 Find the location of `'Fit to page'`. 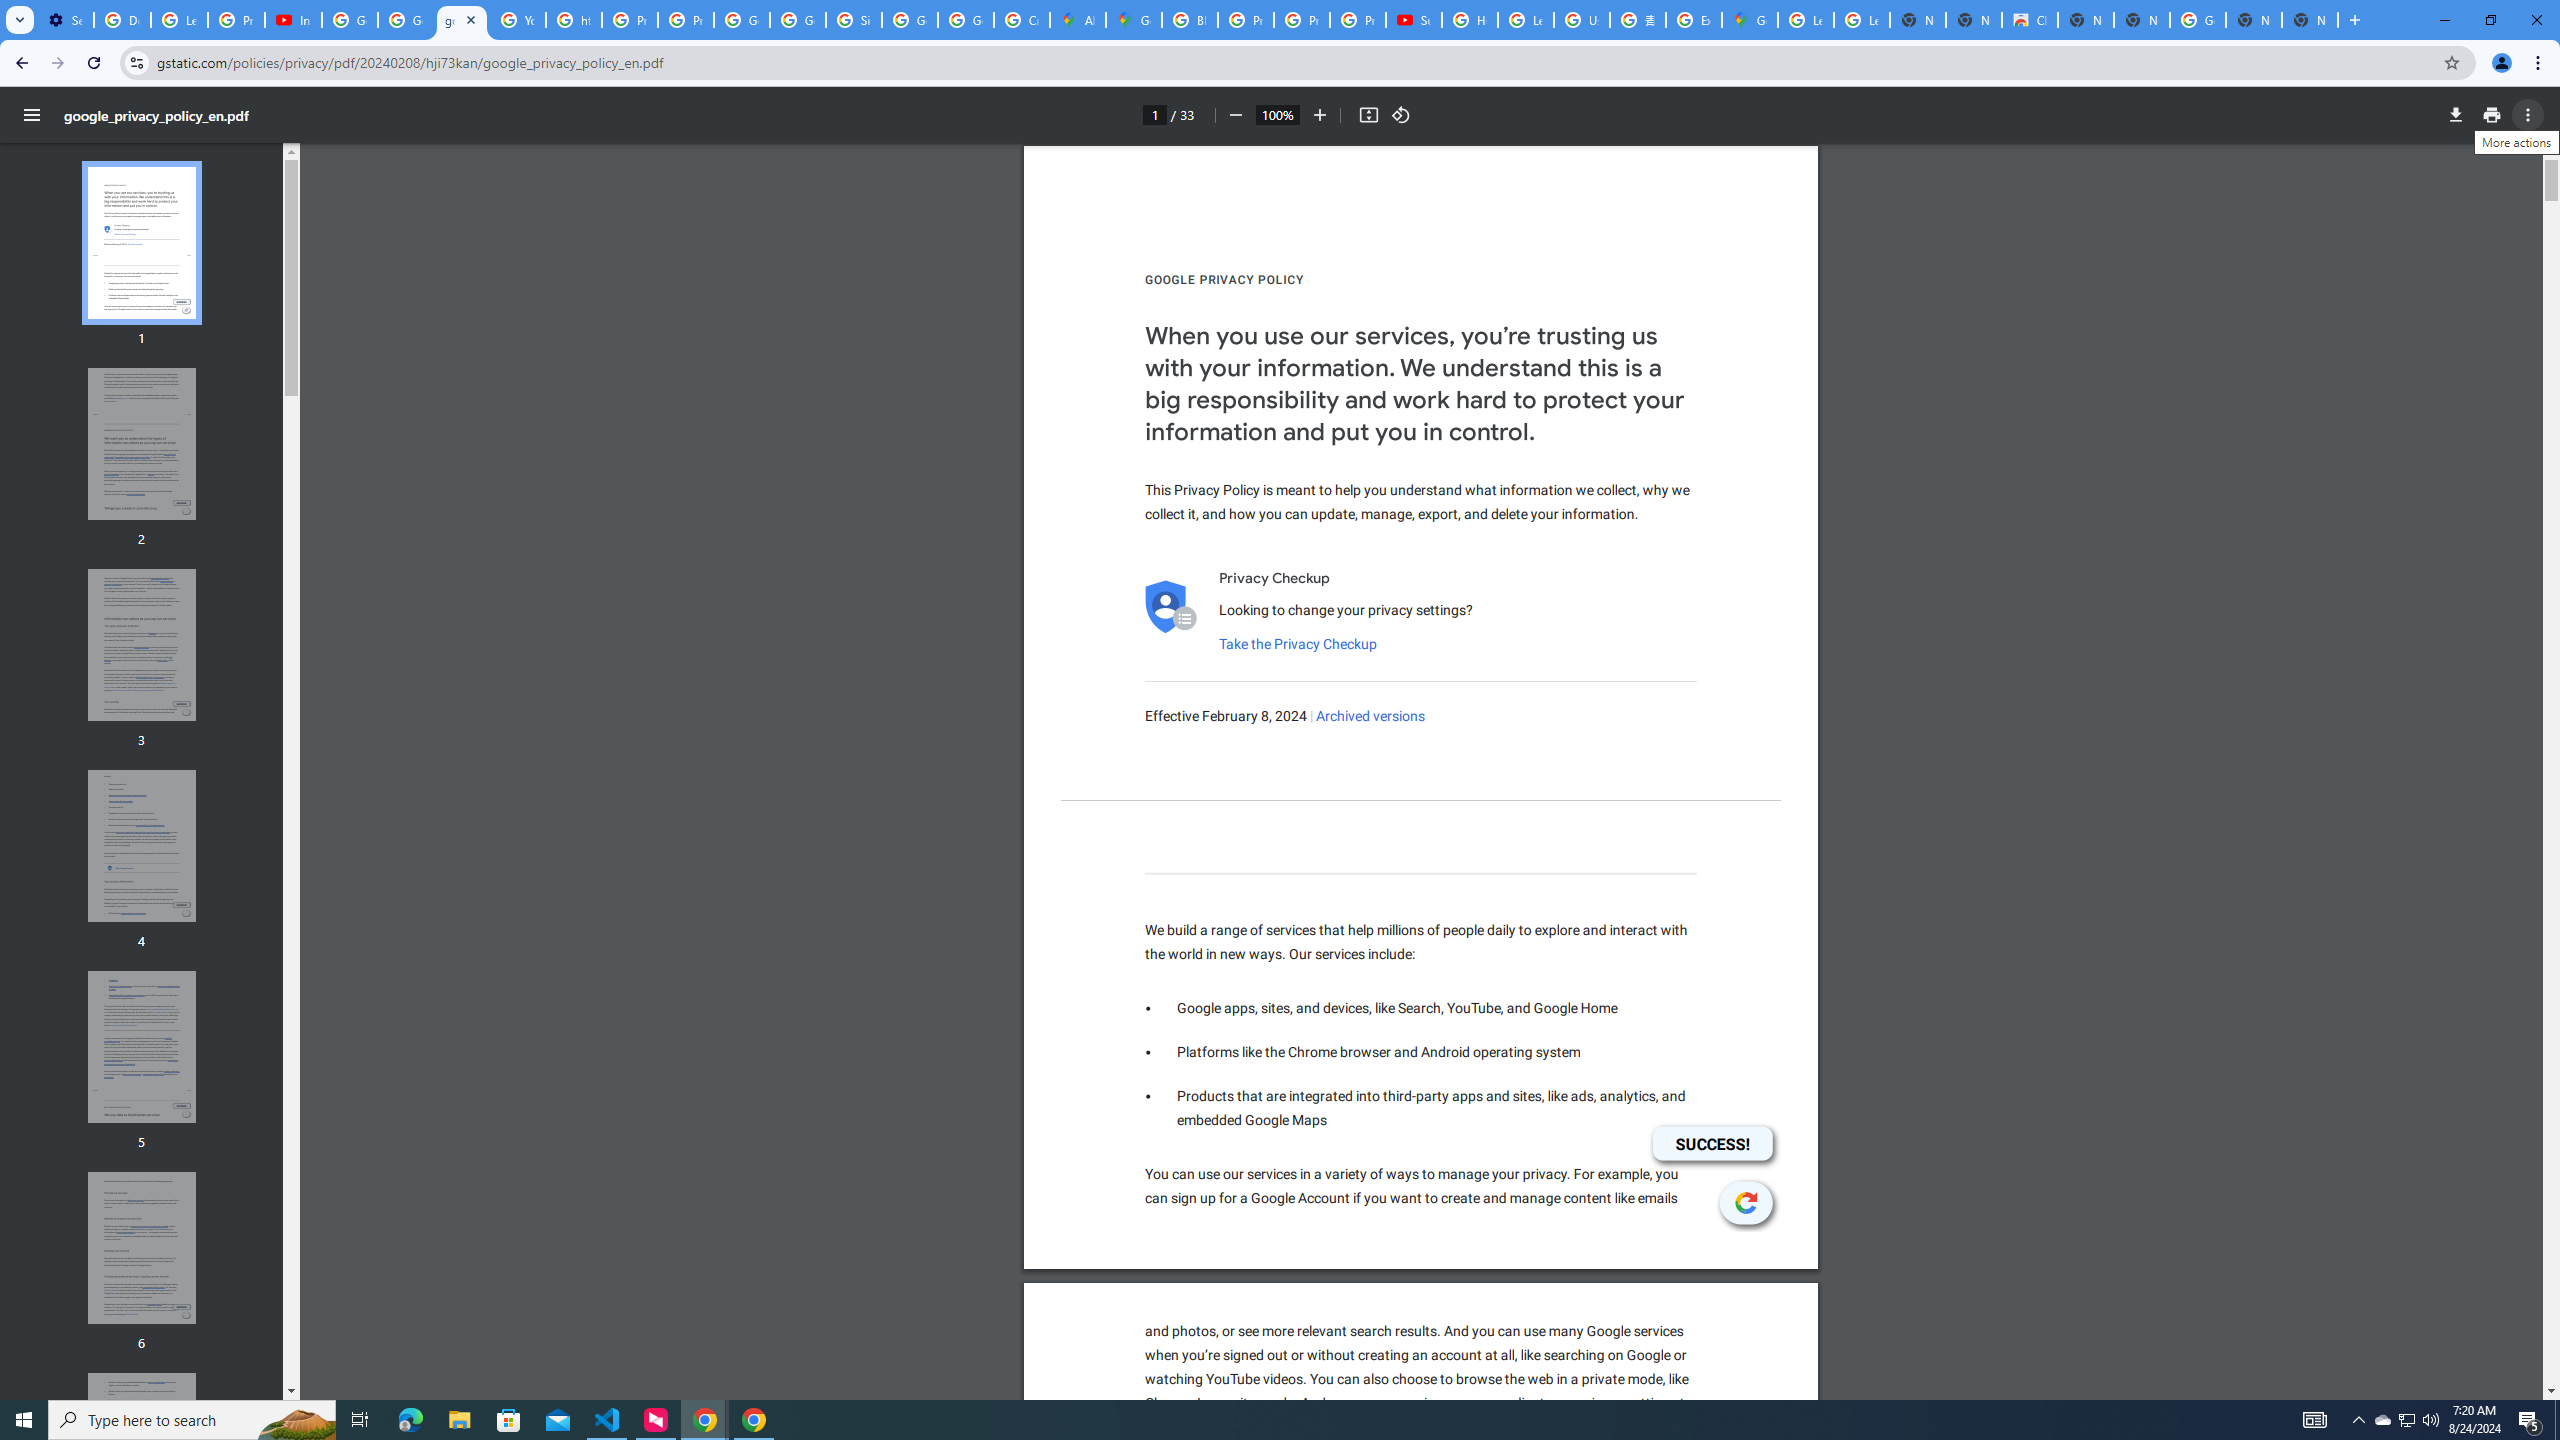

'Fit to page' is located at coordinates (1367, 114).